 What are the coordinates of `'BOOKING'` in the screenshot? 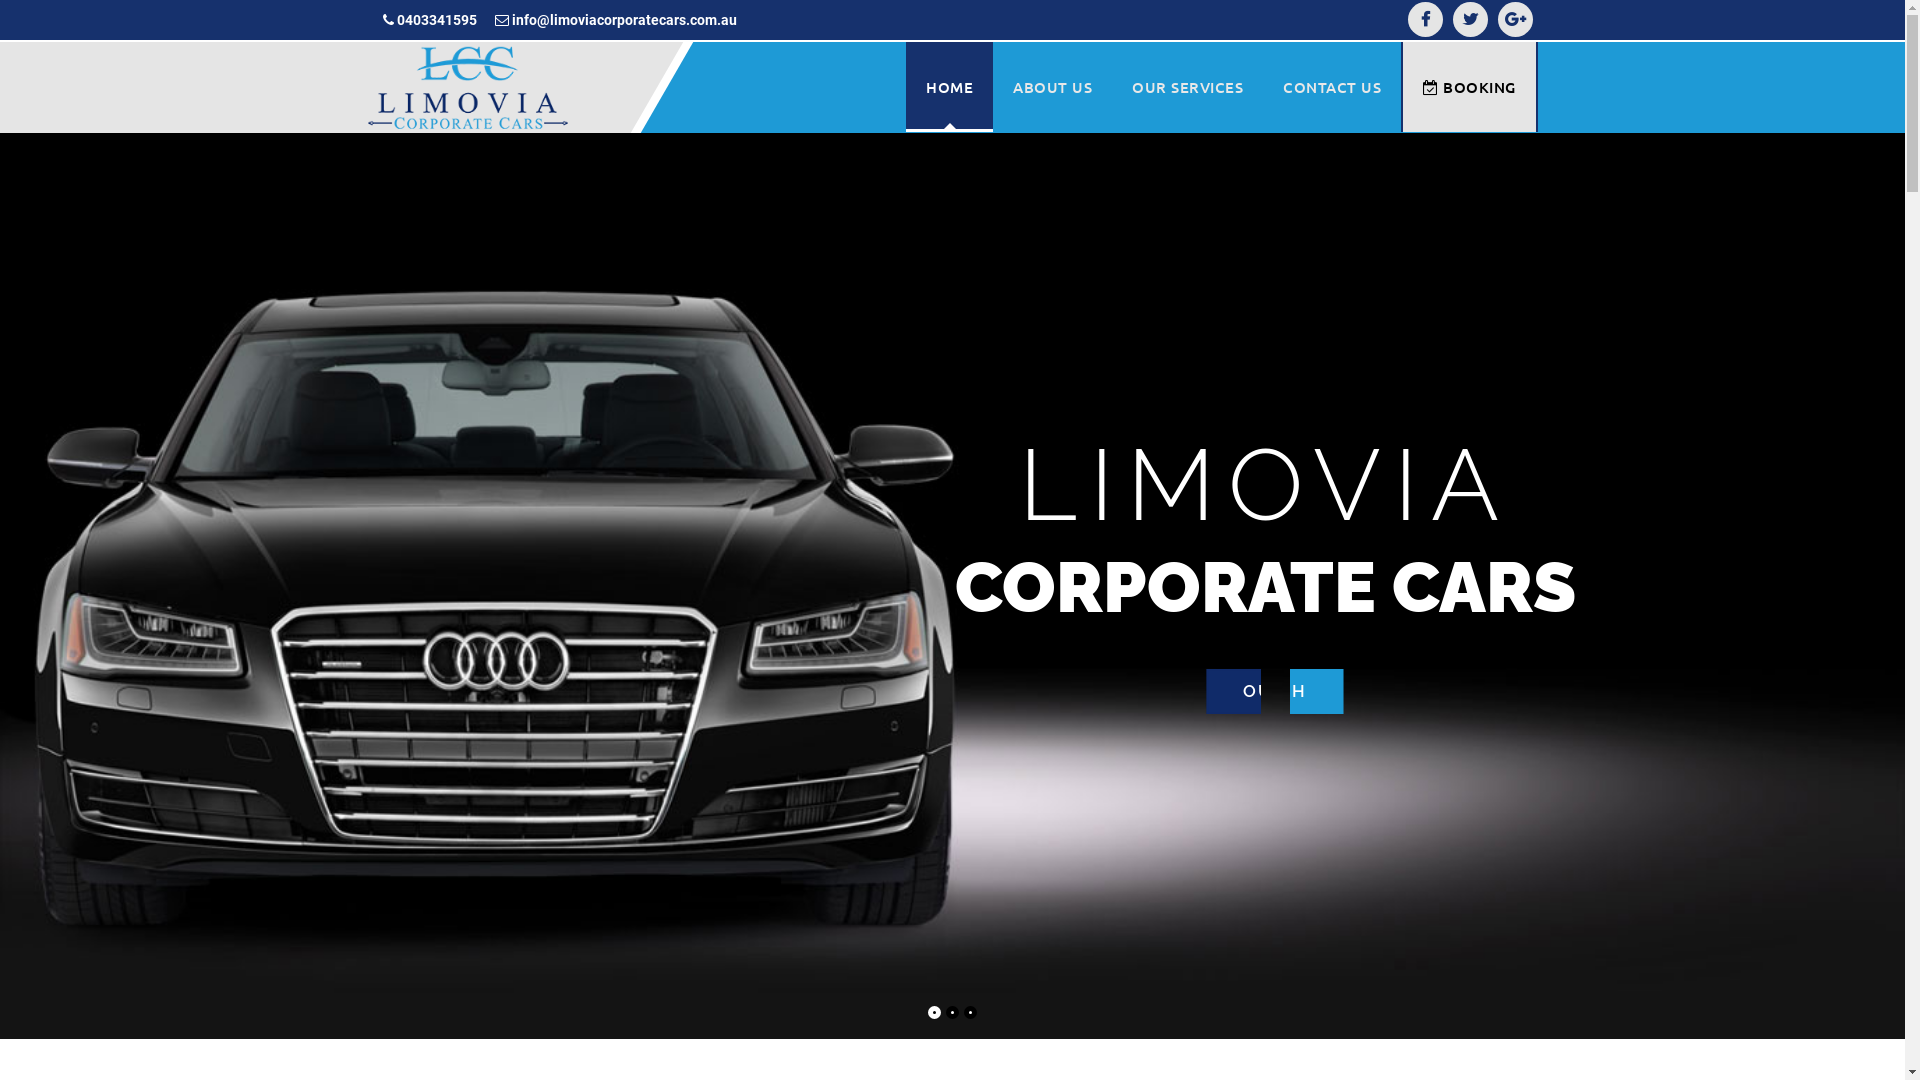 It's located at (1469, 86).